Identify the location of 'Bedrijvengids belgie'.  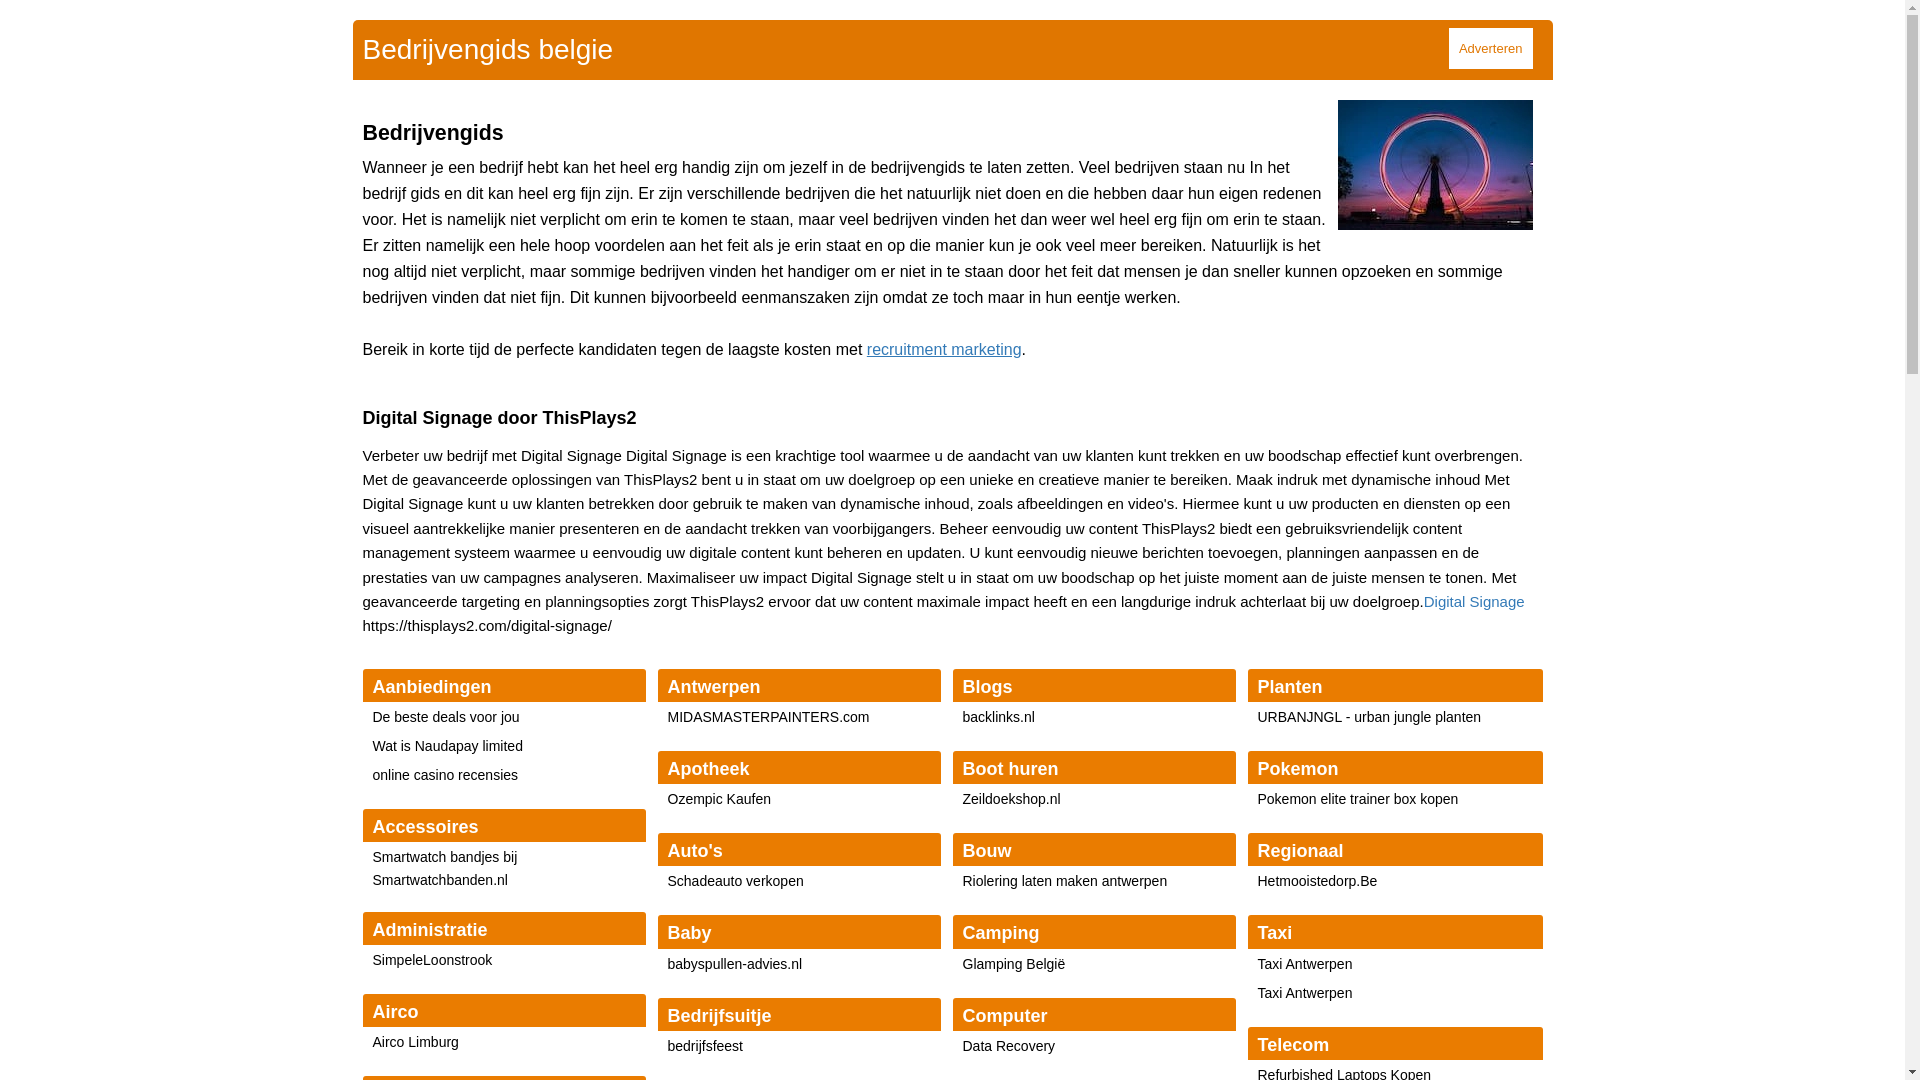
(361, 48).